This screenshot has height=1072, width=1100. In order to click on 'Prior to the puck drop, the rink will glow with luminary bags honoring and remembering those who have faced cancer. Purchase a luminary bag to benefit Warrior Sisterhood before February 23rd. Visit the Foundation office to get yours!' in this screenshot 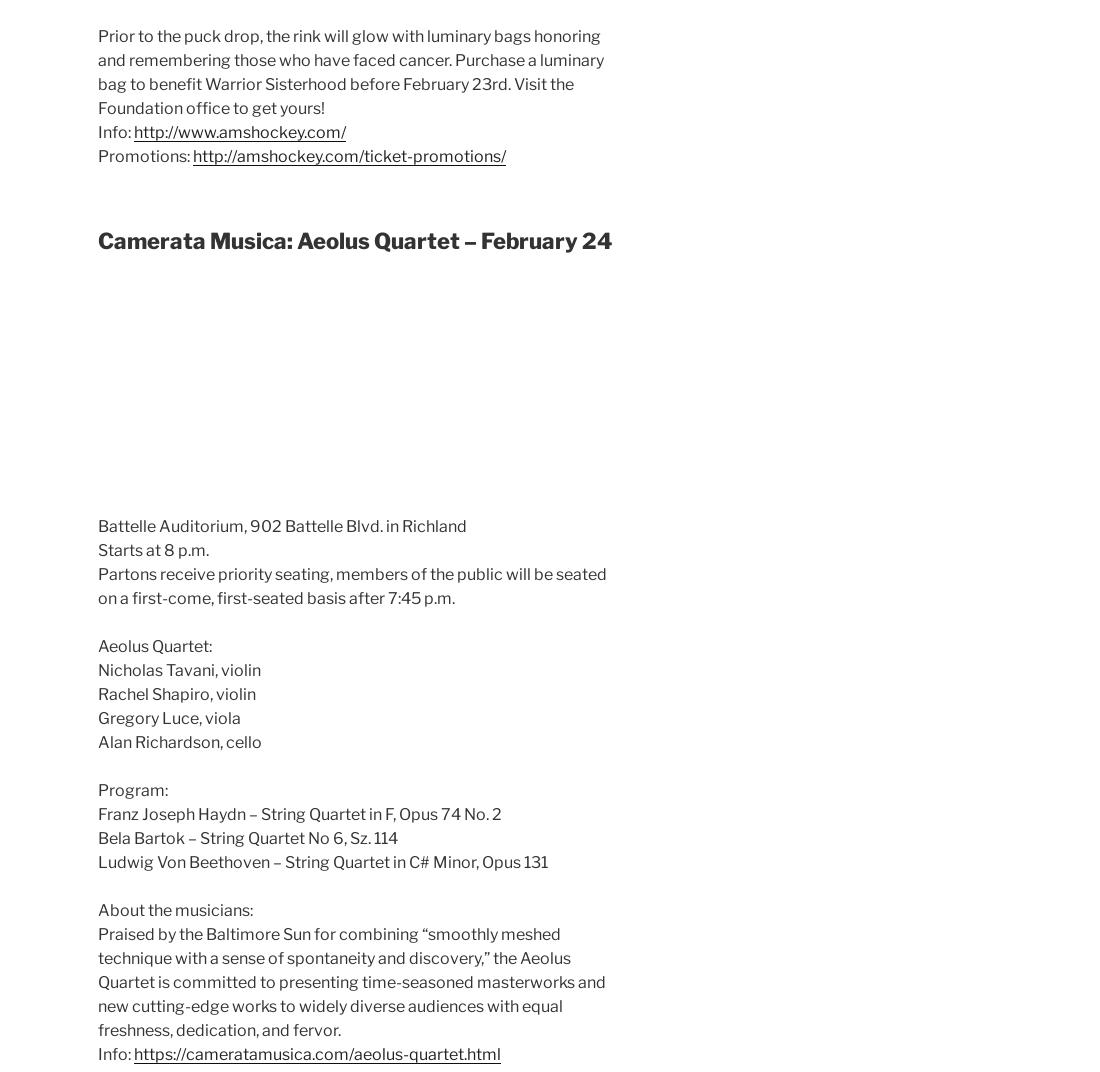, I will do `click(351, 71)`.